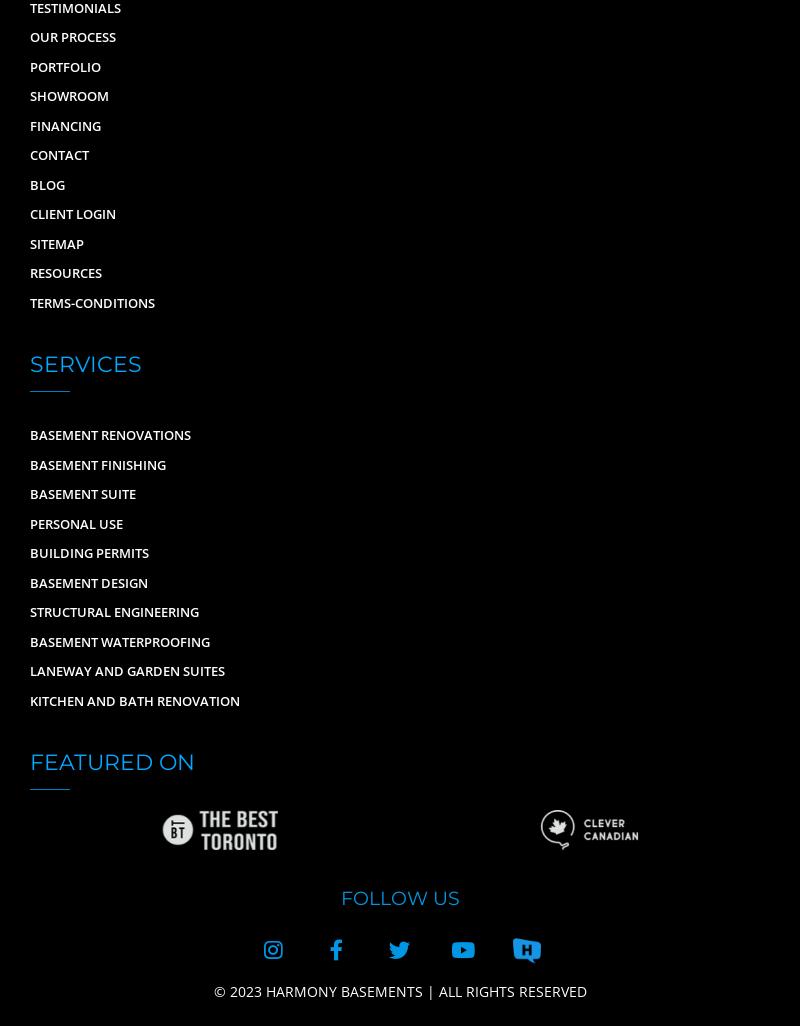  Describe the element at coordinates (92, 300) in the screenshot. I see `'Terms-Conditions'` at that location.